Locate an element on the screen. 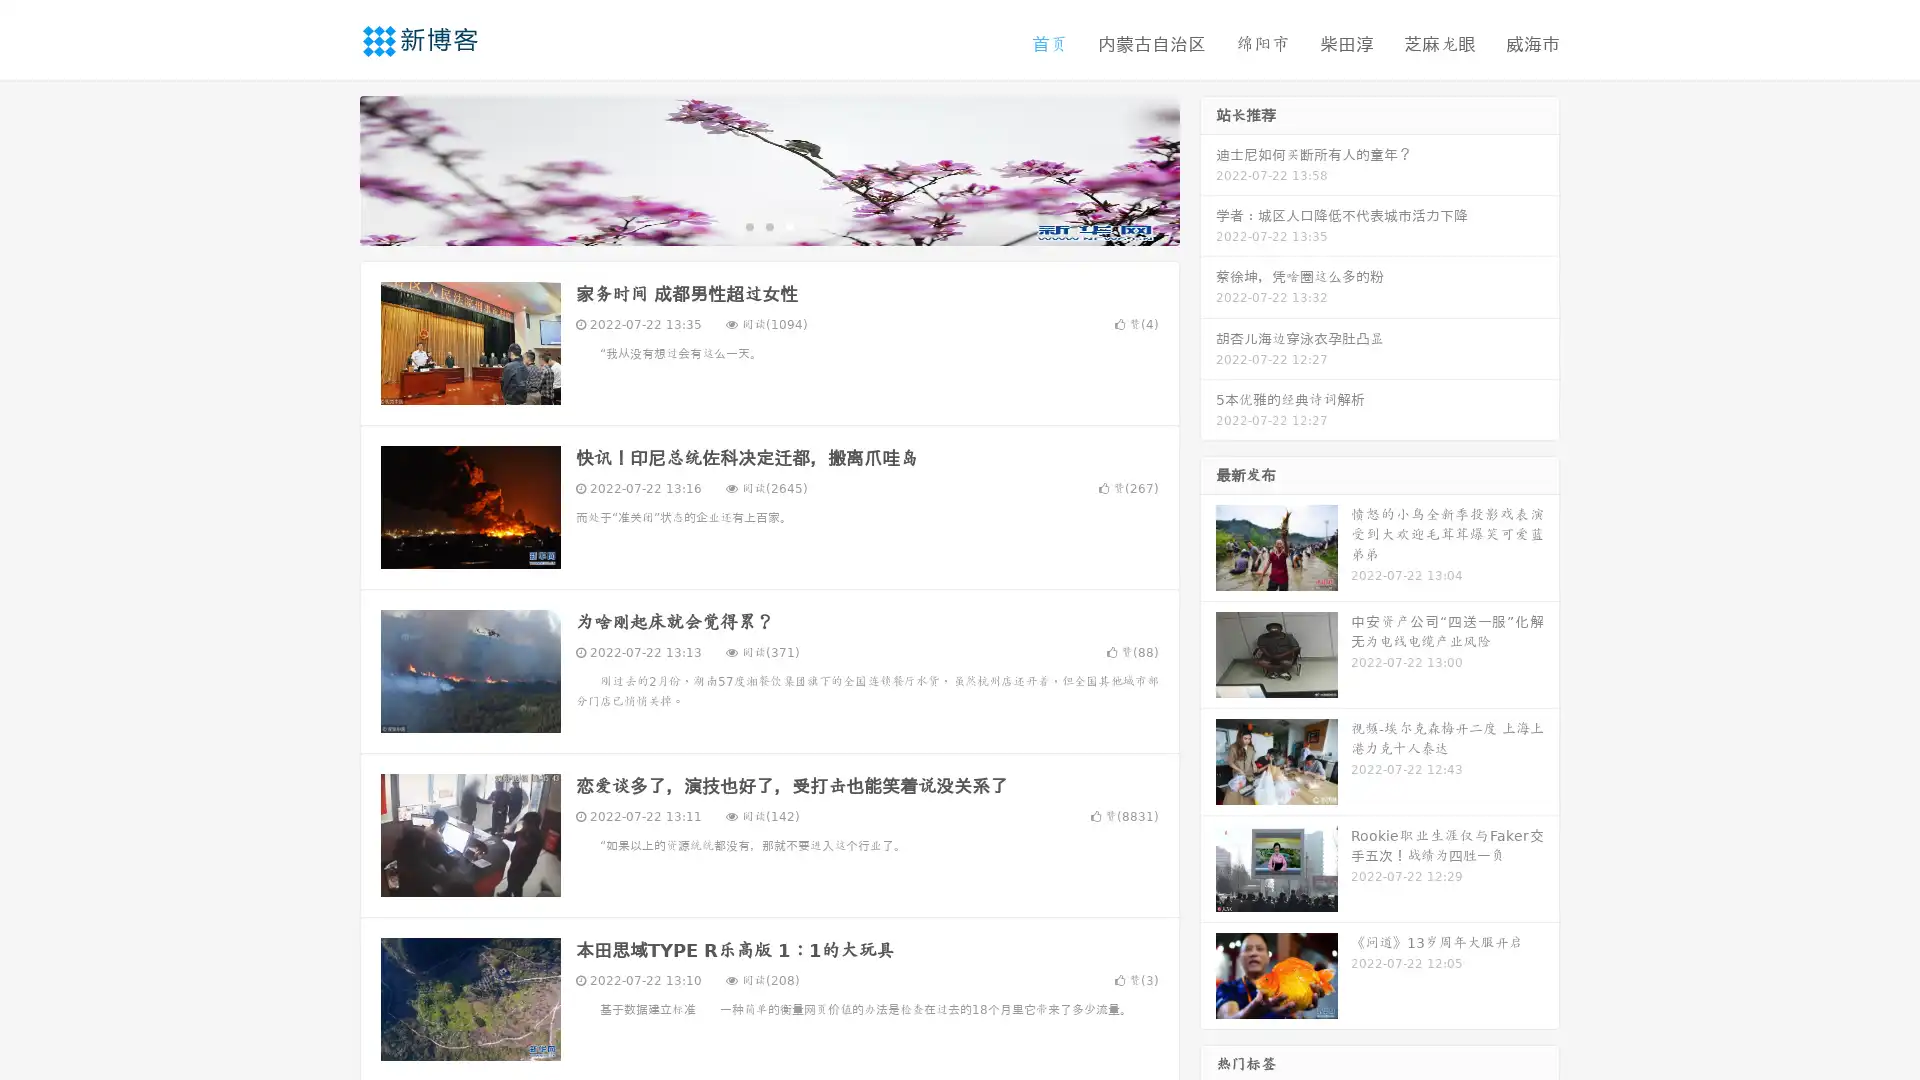 Image resolution: width=1920 pixels, height=1080 pixels. Previous slide is located at coordinates (330, 168).